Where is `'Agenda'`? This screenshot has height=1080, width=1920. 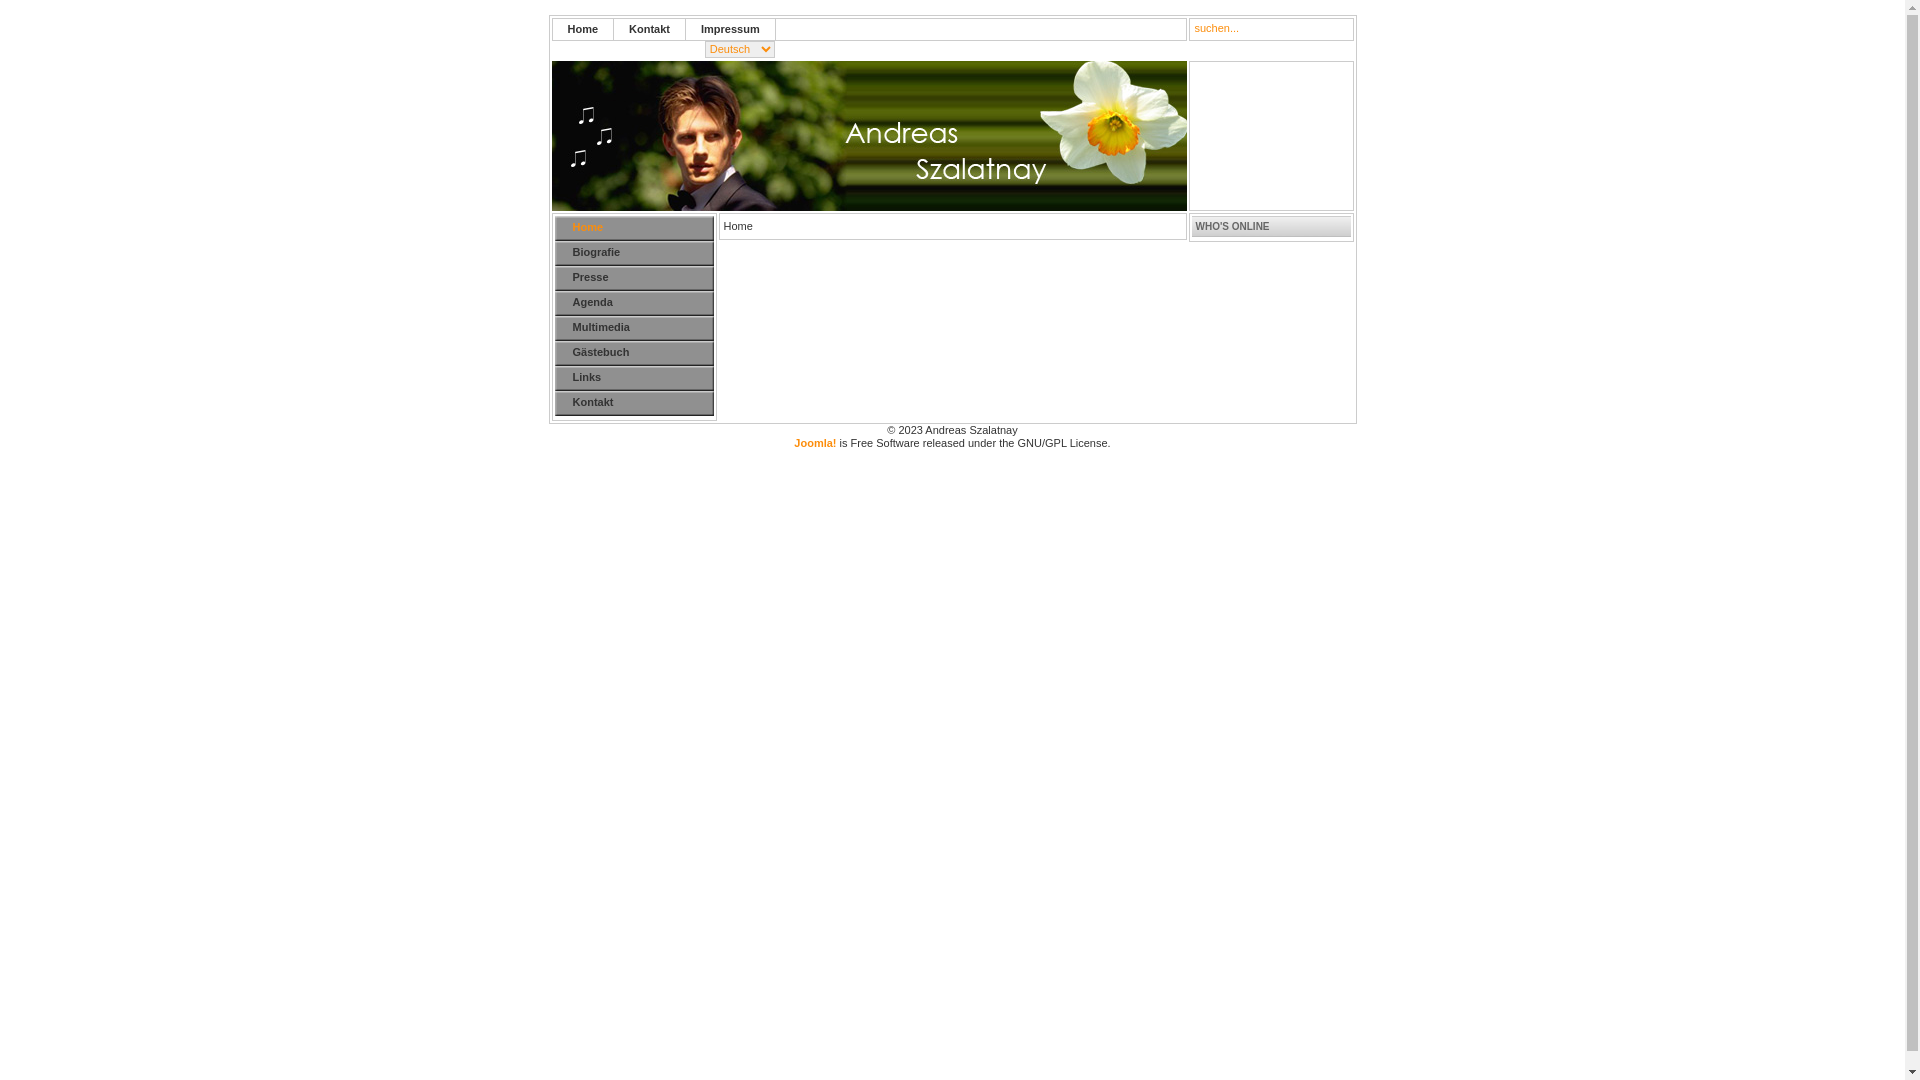
'Agenda' is located at coordinates (553, 303).